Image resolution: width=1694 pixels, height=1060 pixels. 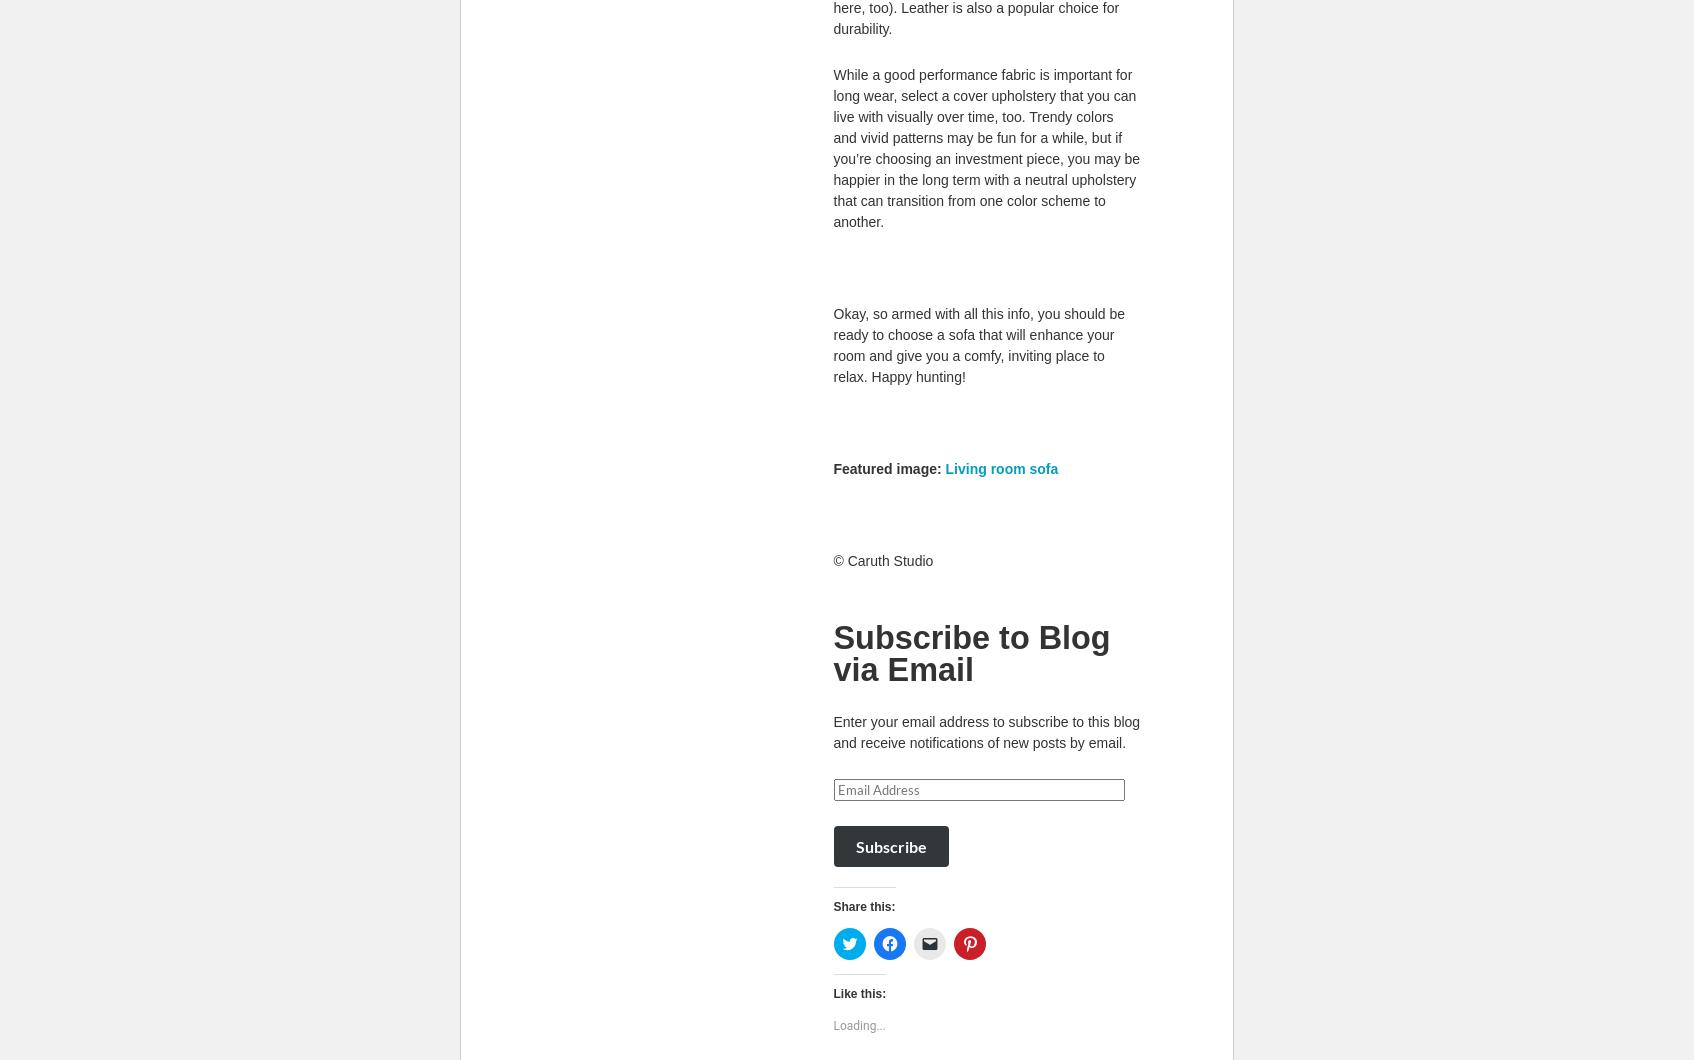 I want to click on 'Loading...', so click(x=832, y=1024).